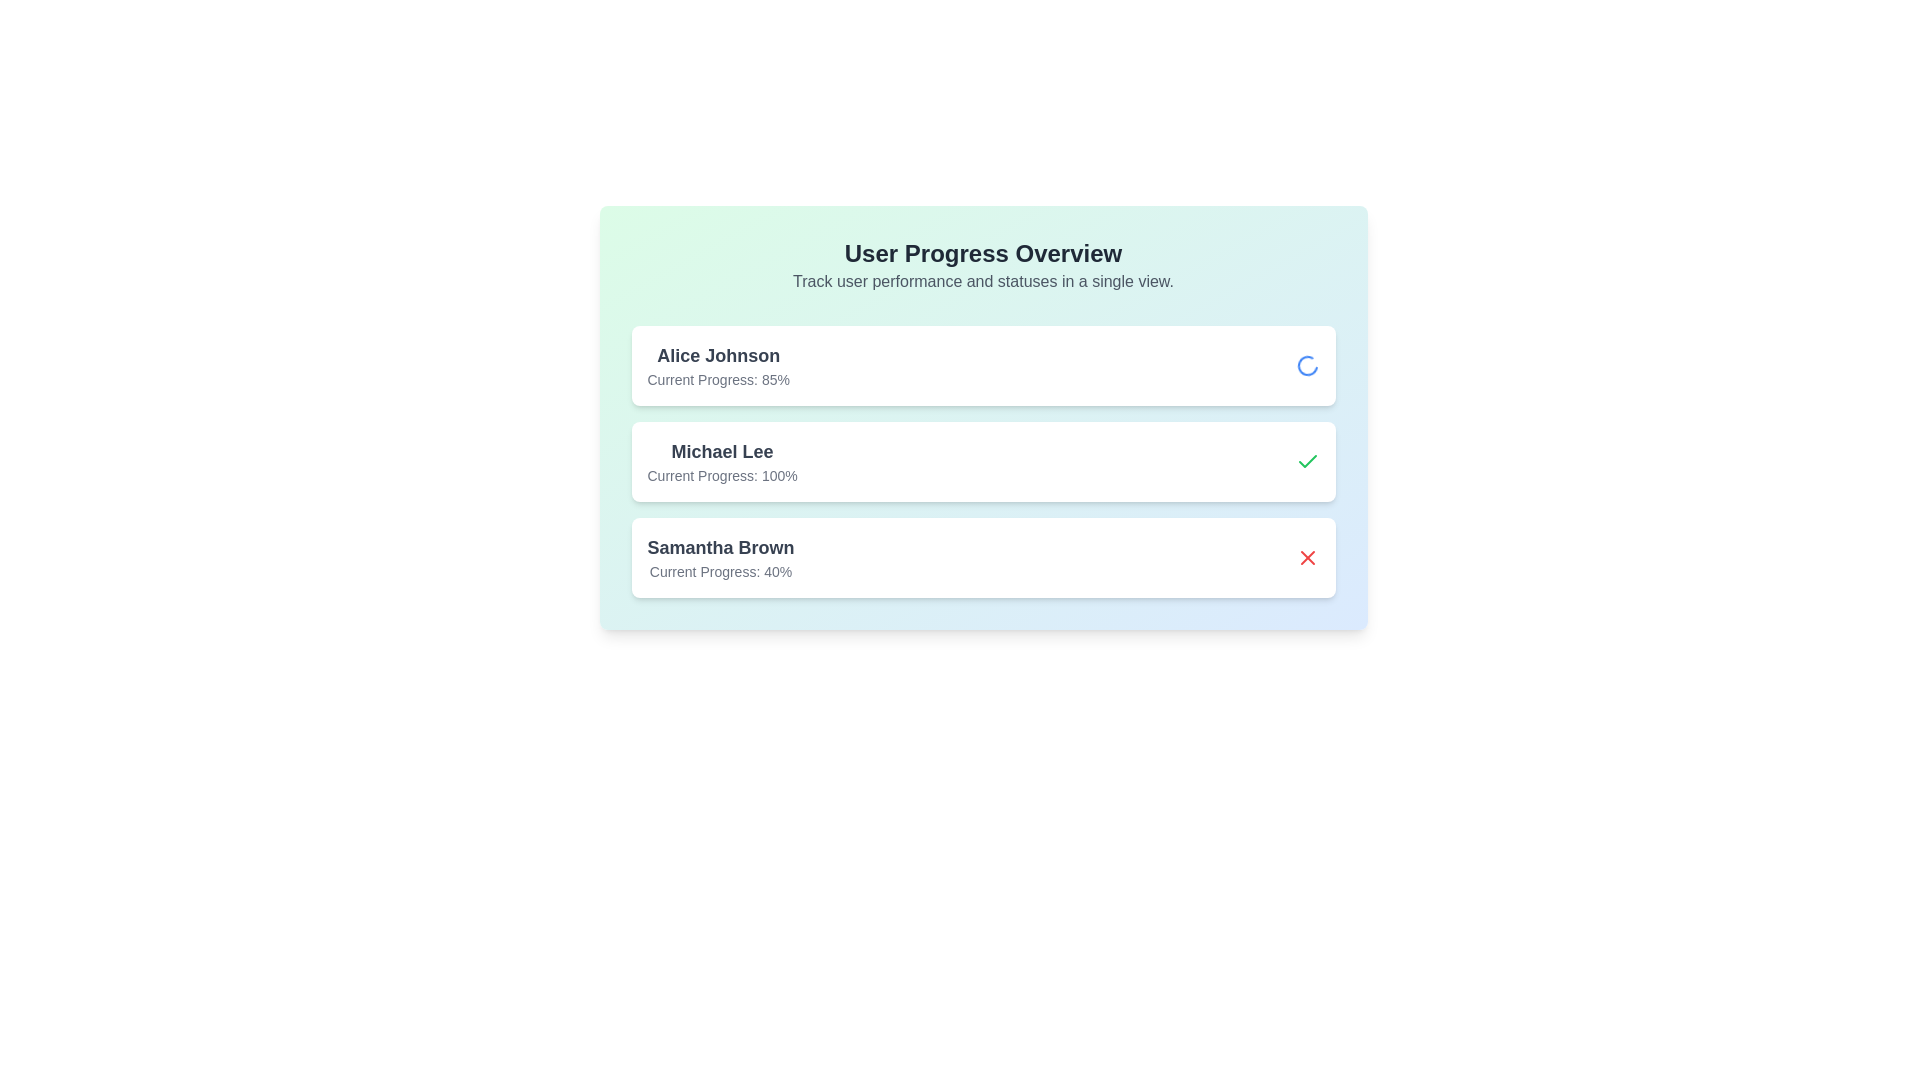 This screenshot has width=1920, height=1080. I want to click on the Information card displaying user progress information, which is the first card in the vertical stack, located at the top-center of the 'User Progress Overview' interface, so click(983, 366).